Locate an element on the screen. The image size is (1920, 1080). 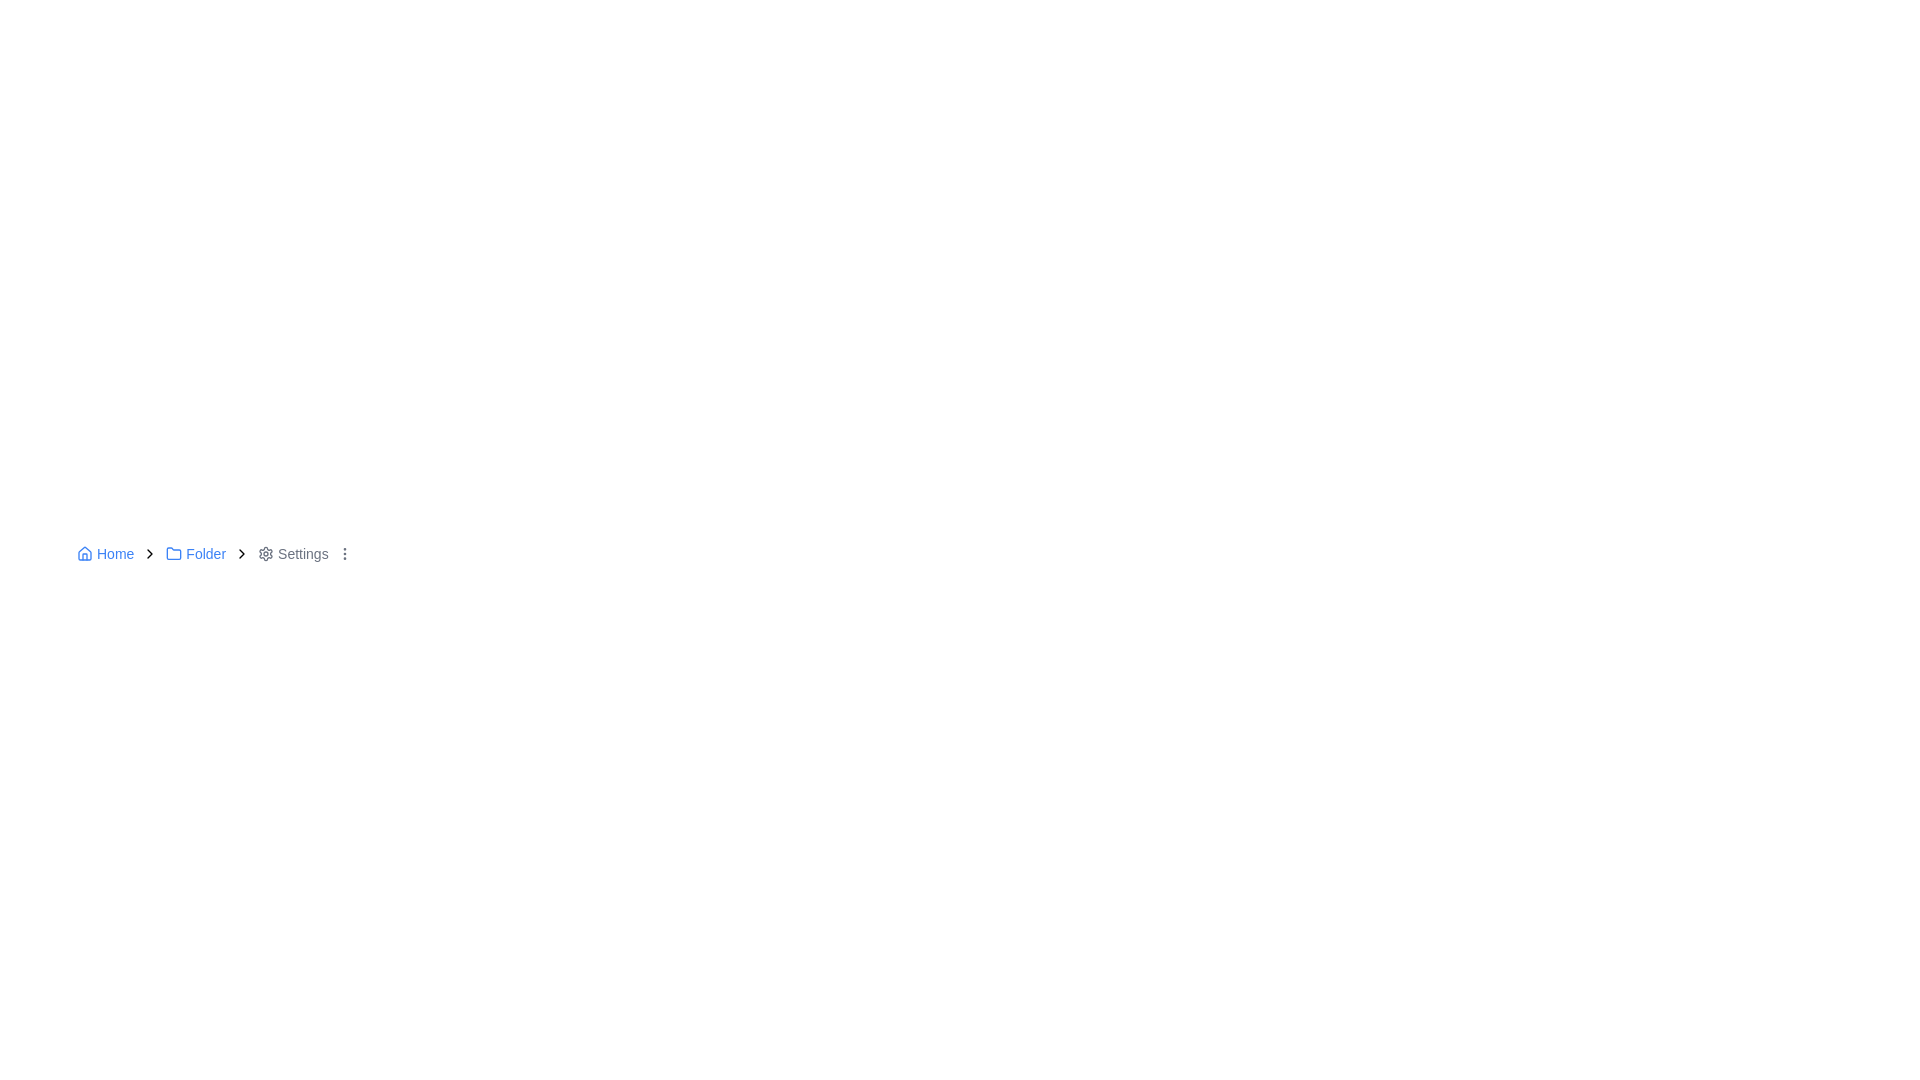
the settings icon located to the left of the 'Settings' label is located at coordinates (265, 554).